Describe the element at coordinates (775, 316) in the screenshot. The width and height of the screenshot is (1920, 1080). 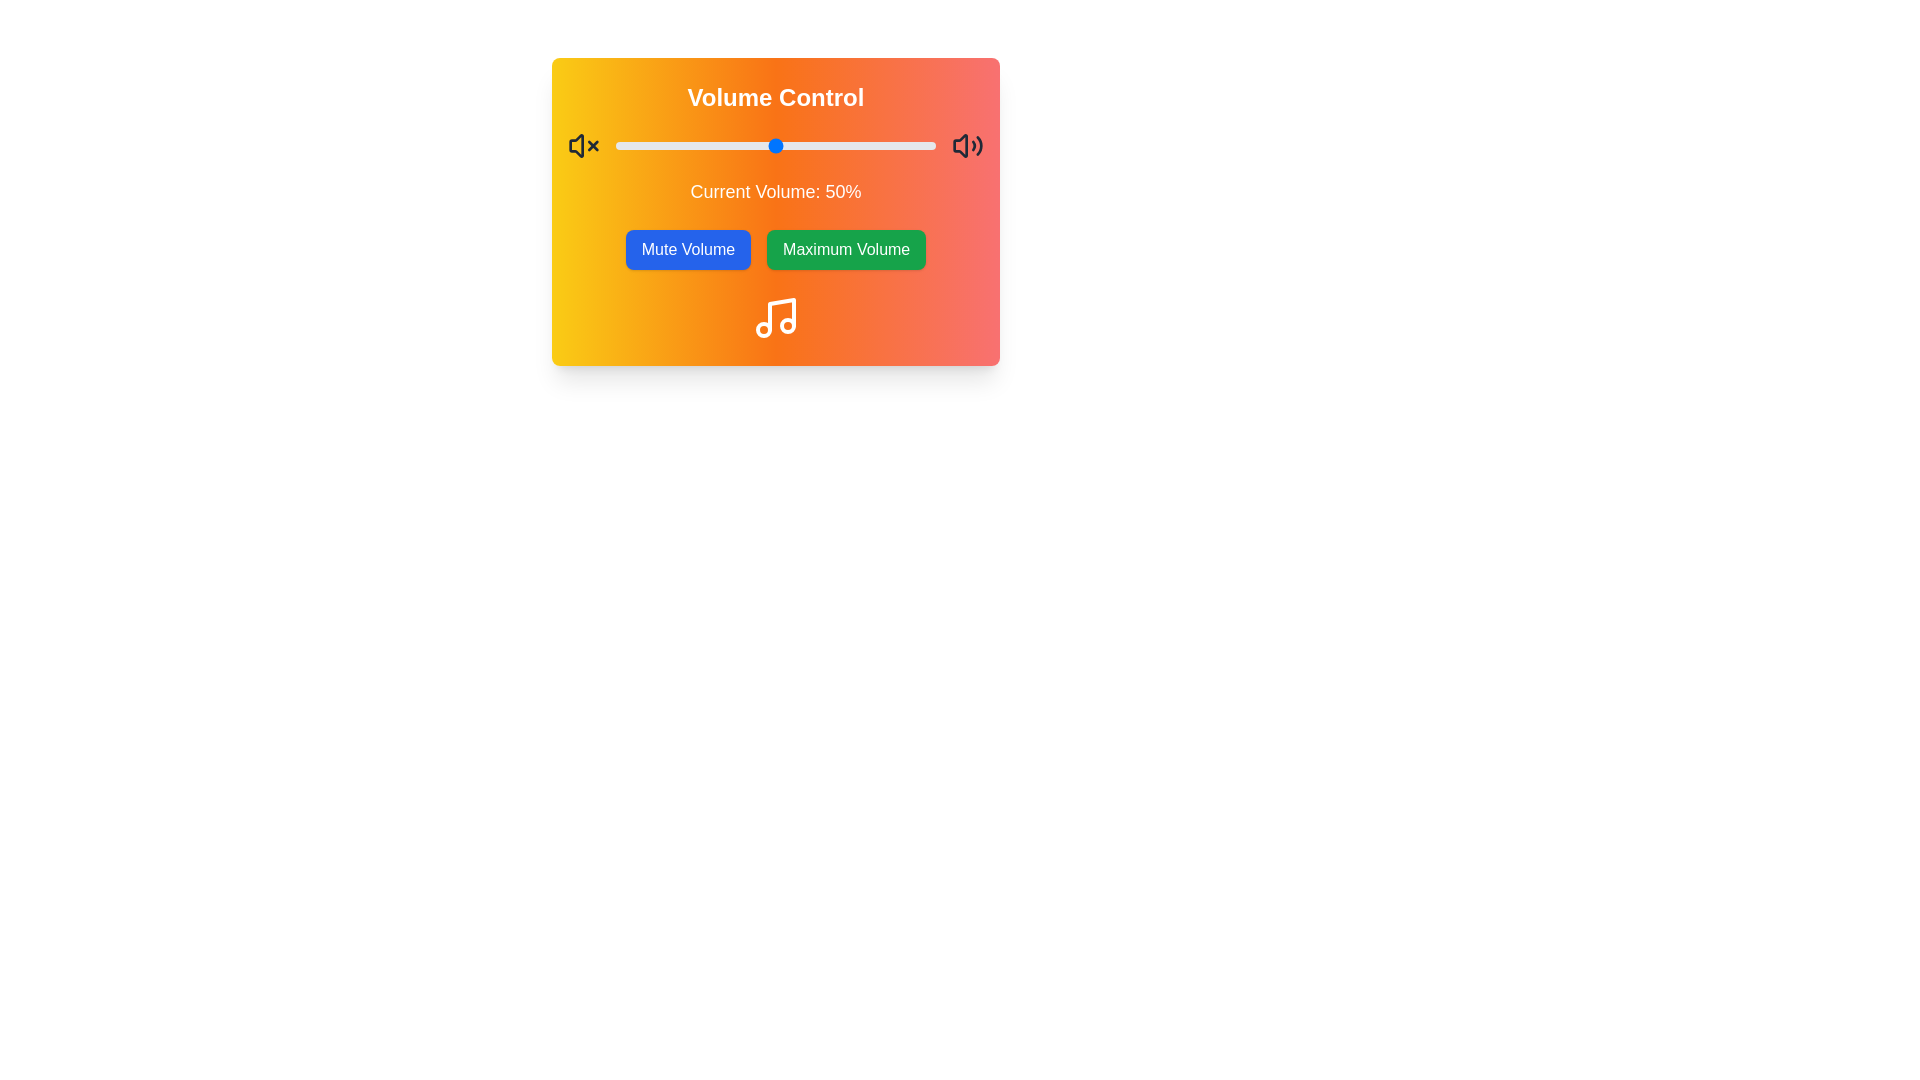
I see `the decorative music icon to simulate interaction` at that location.